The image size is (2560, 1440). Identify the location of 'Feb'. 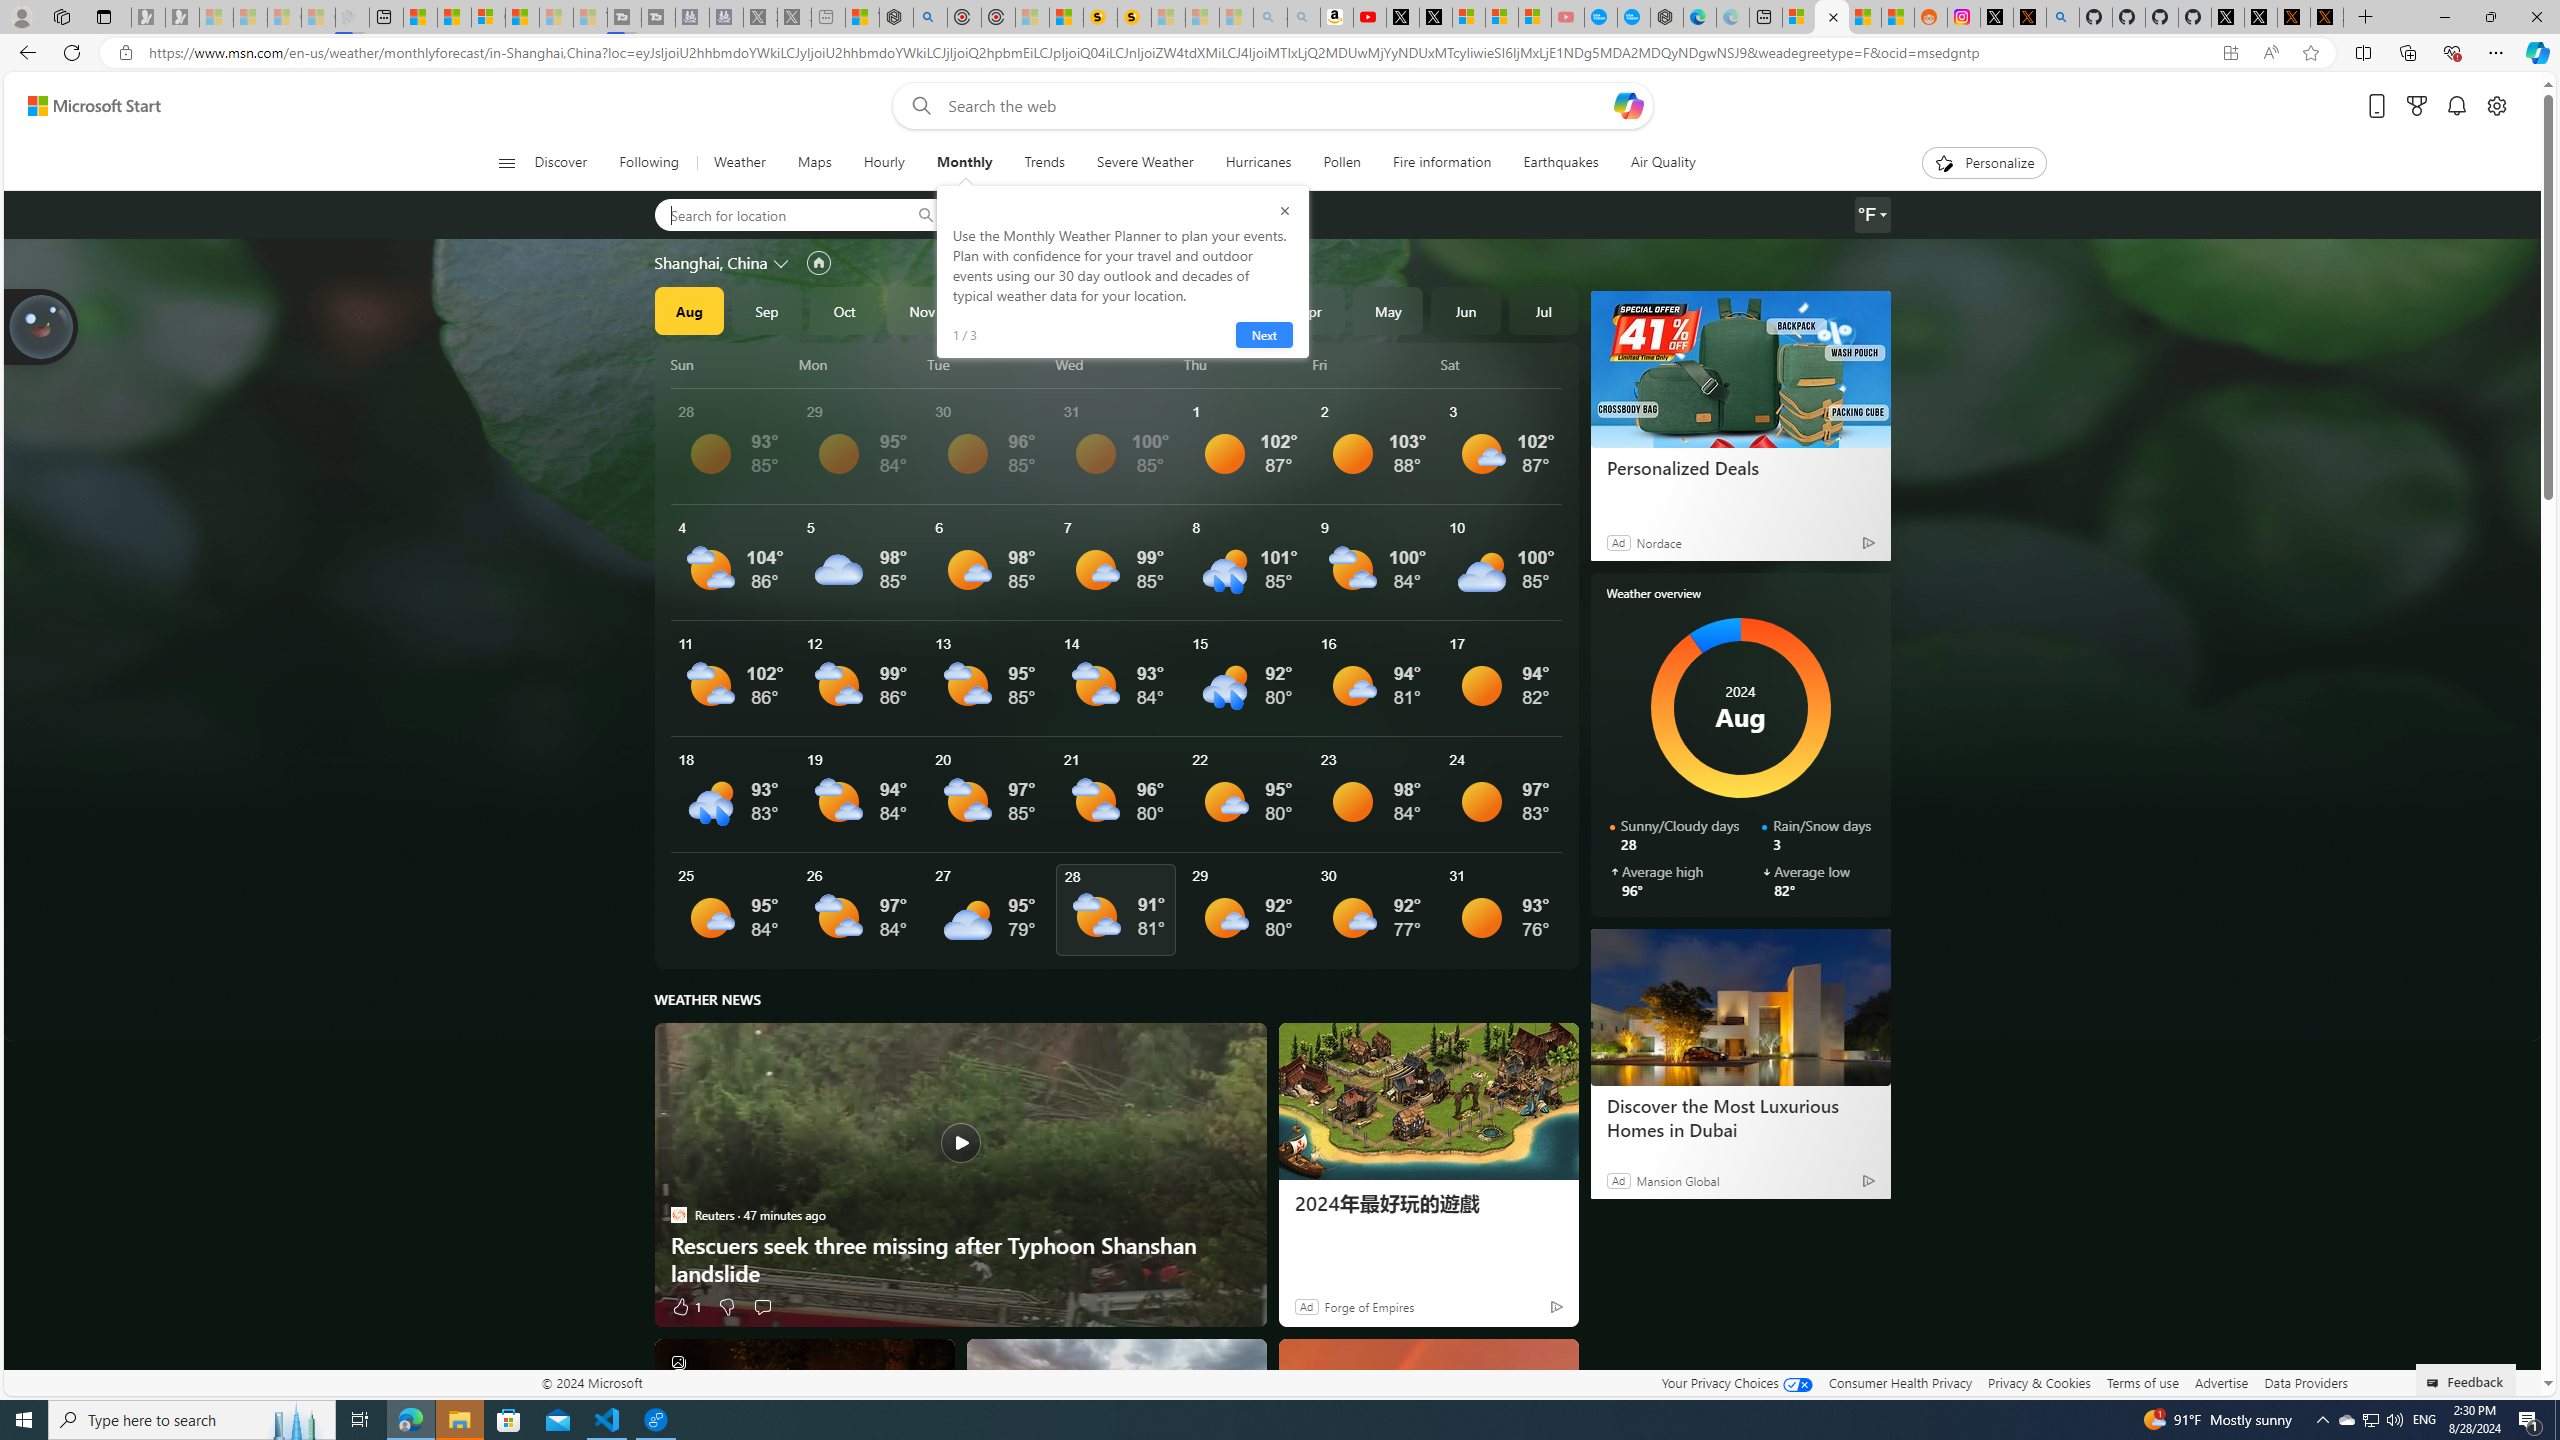
(1154, 310).